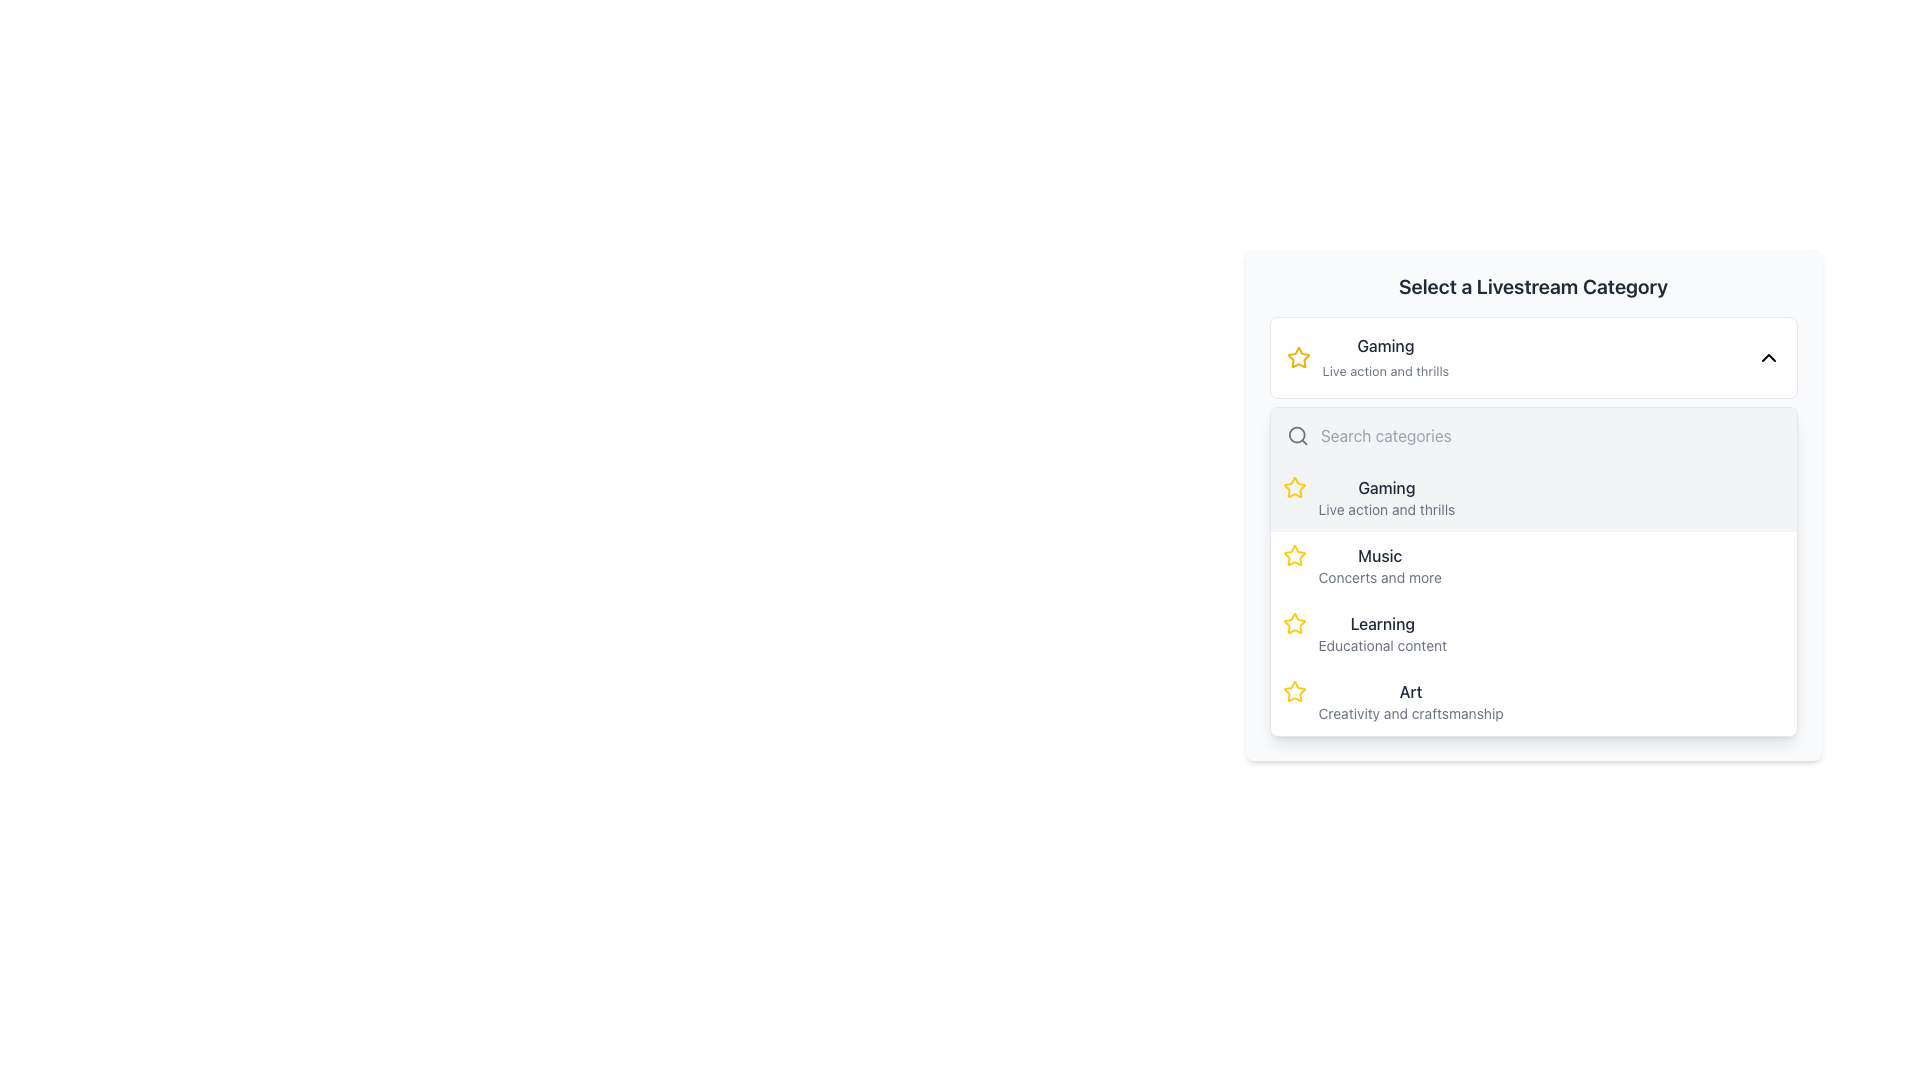  What do you see at coordinates (1385, 496) in the screenshot?
I see `the 'Gaming' category label with the description 'Live action and thrills'` at bounding box center [1385, 496].